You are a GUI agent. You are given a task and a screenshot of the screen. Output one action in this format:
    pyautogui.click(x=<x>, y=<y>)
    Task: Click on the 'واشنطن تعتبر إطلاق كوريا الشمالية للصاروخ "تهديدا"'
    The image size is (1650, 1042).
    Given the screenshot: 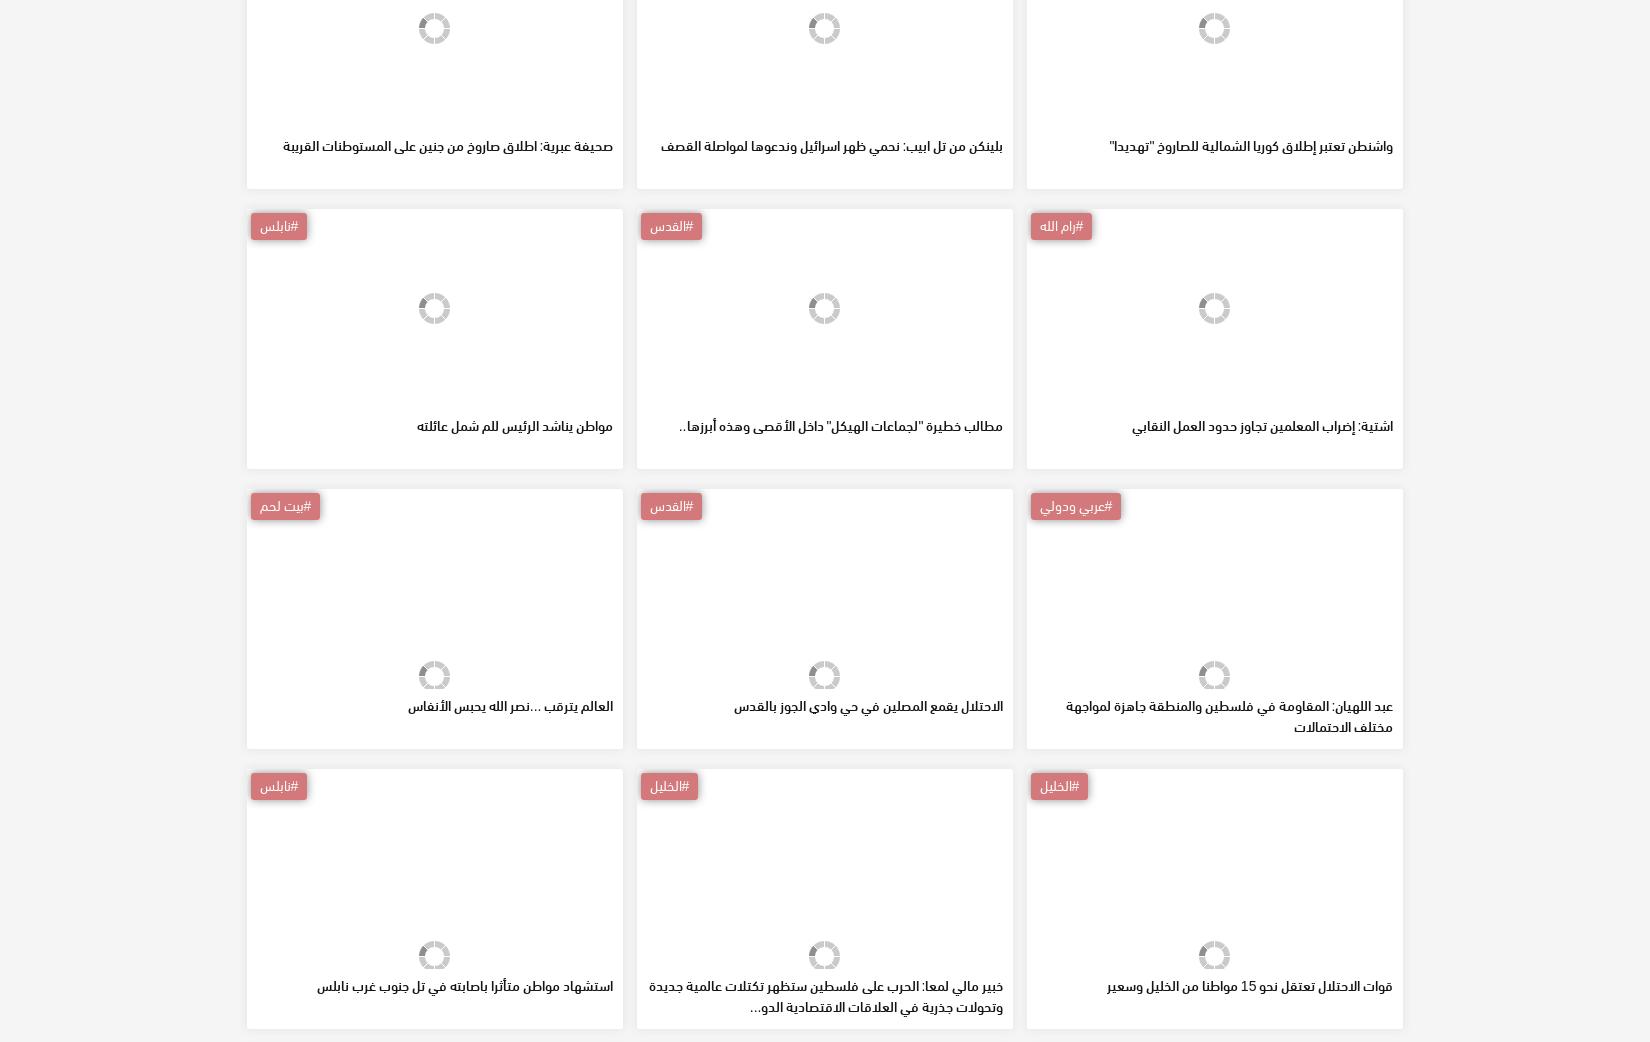 What is the action you would take?
    pyautogui.click(x=1108, y=289)
    